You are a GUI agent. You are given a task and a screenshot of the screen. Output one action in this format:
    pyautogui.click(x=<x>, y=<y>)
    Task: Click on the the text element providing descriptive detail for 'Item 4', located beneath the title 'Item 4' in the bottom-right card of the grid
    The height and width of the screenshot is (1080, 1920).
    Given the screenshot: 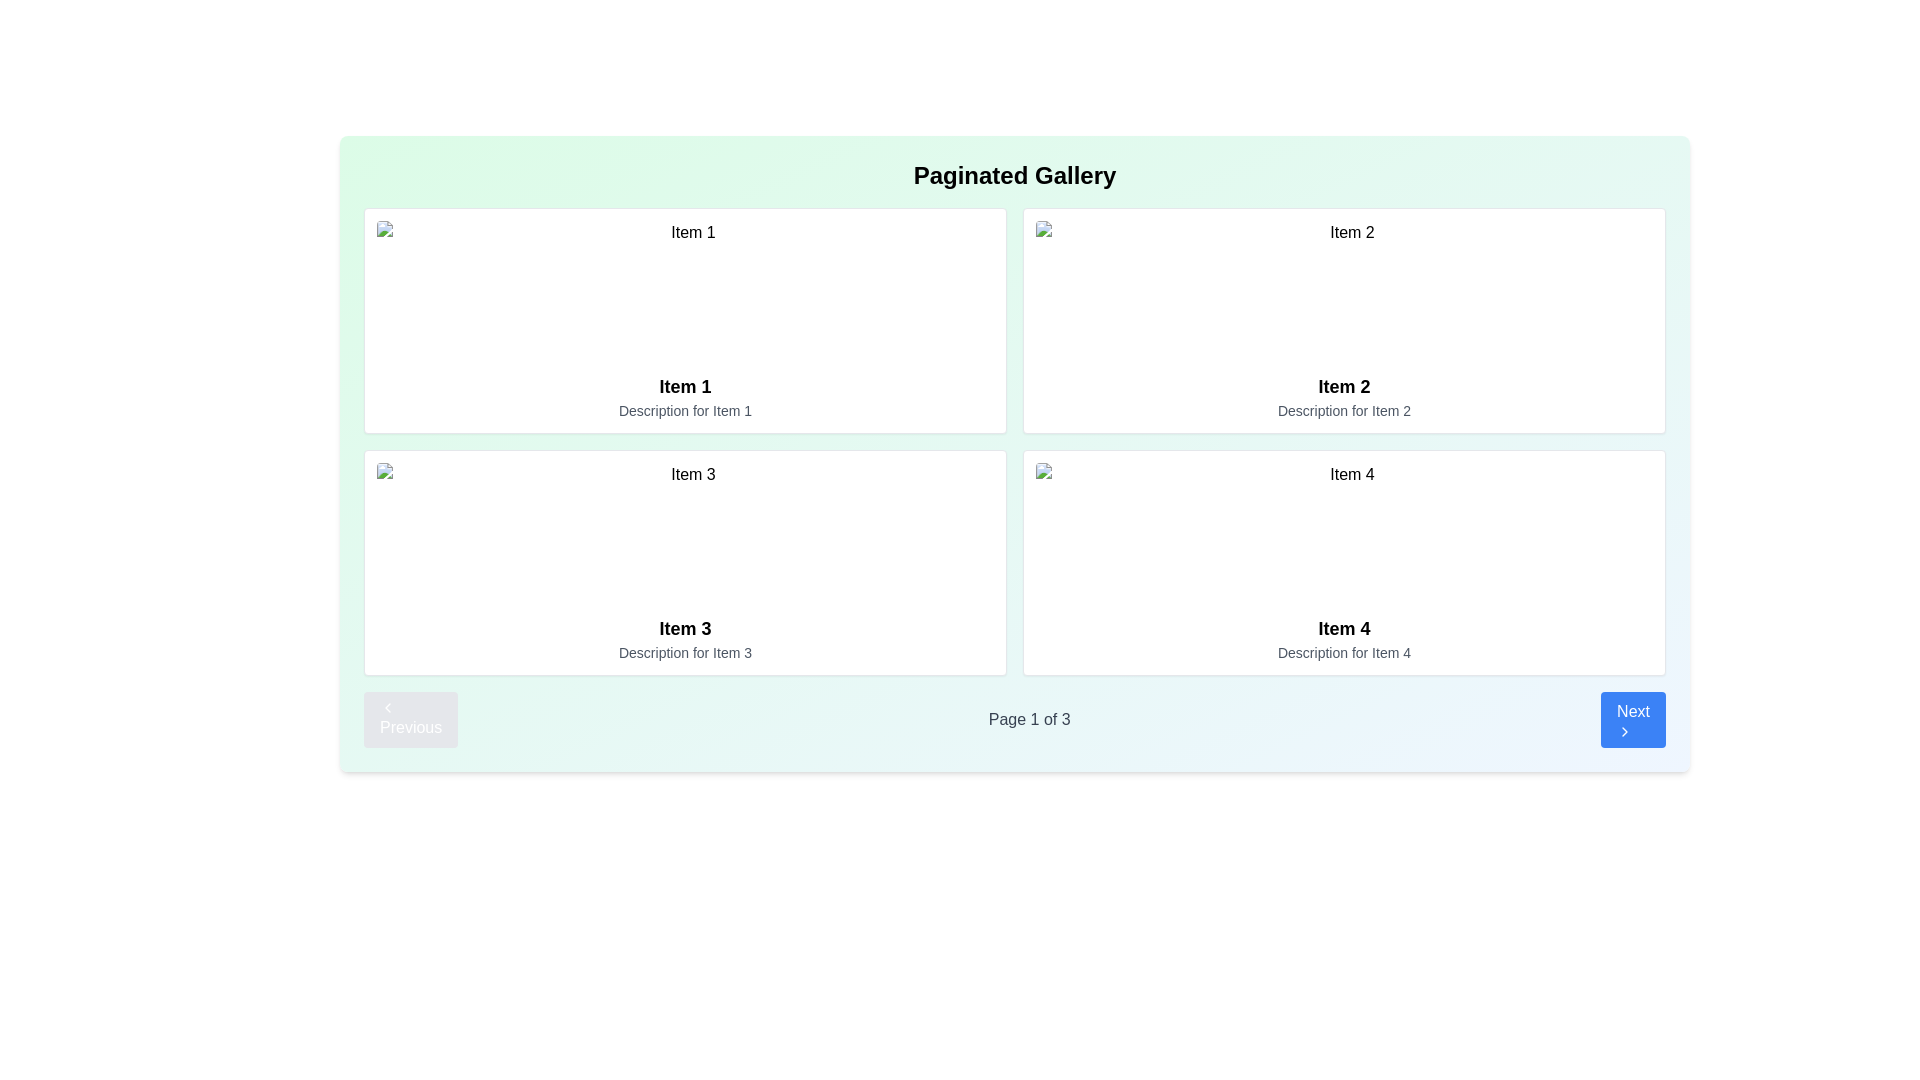 What is the action you would take?
    pyautogui.click(x=1344, y=652)
    